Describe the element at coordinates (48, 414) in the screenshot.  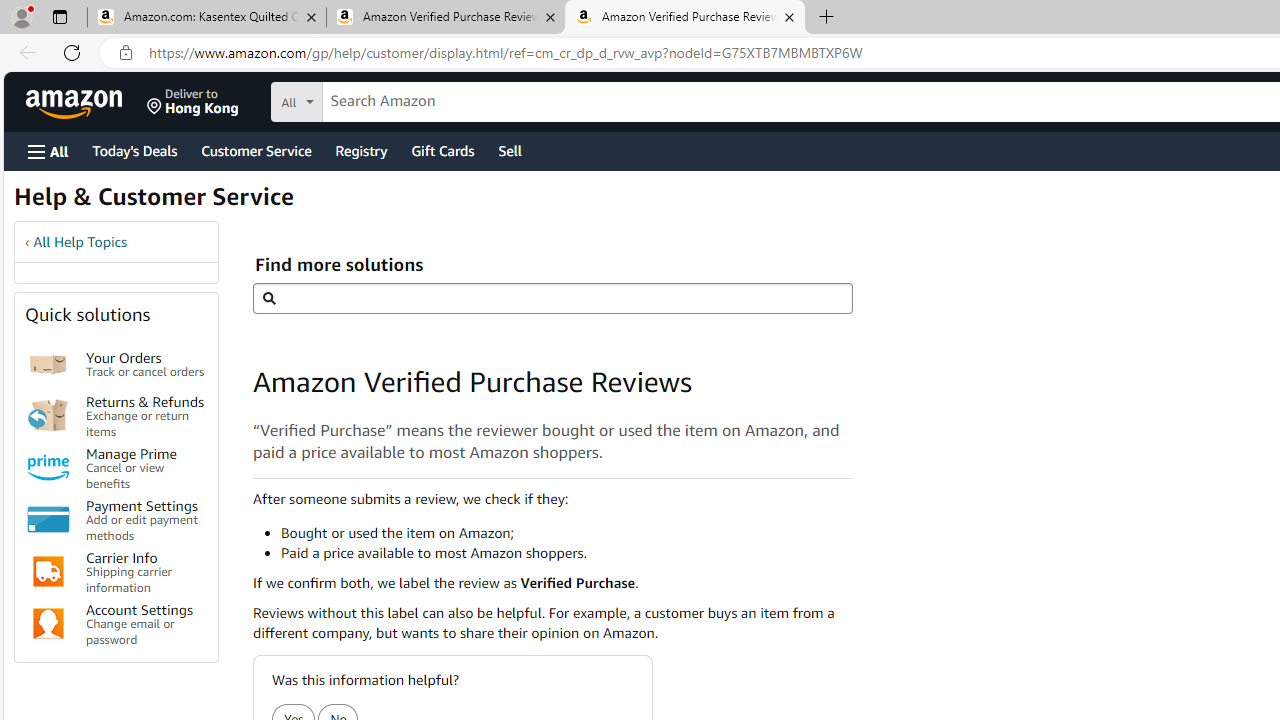
I see `'Returns & Refunds'` at that location.